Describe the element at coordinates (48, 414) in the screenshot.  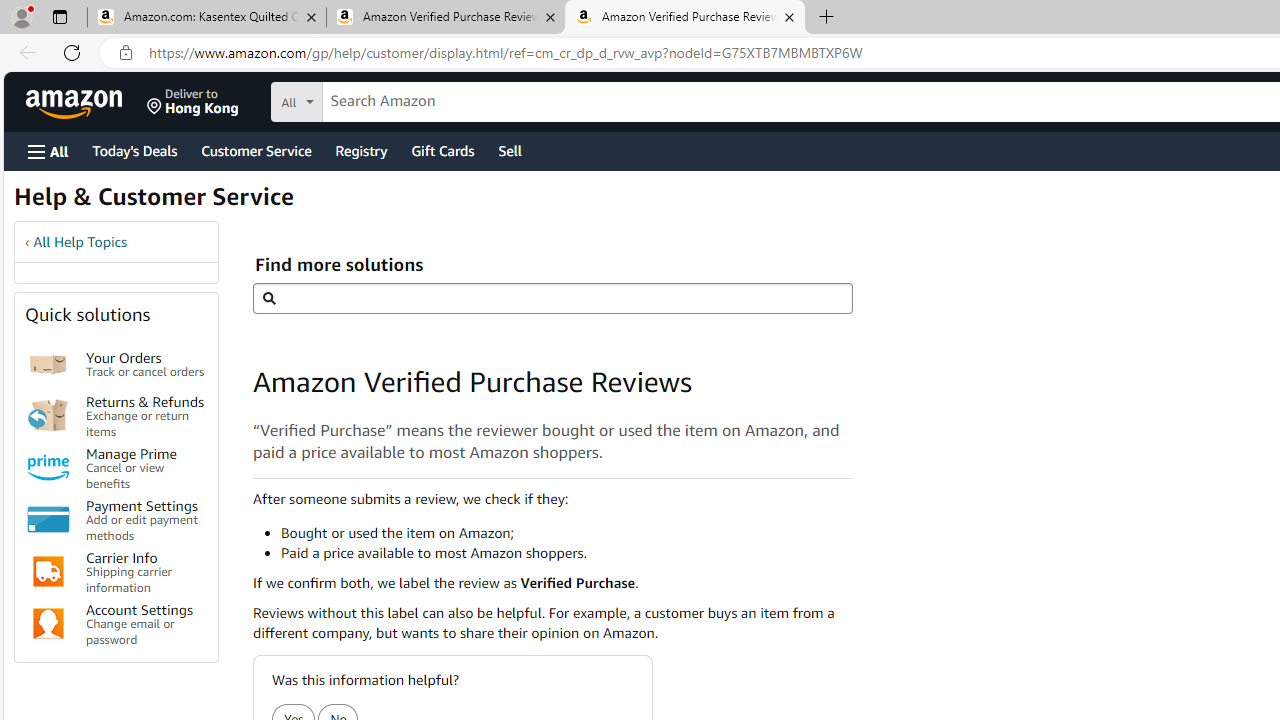
I see `'Returns & Refunds'` at that location.